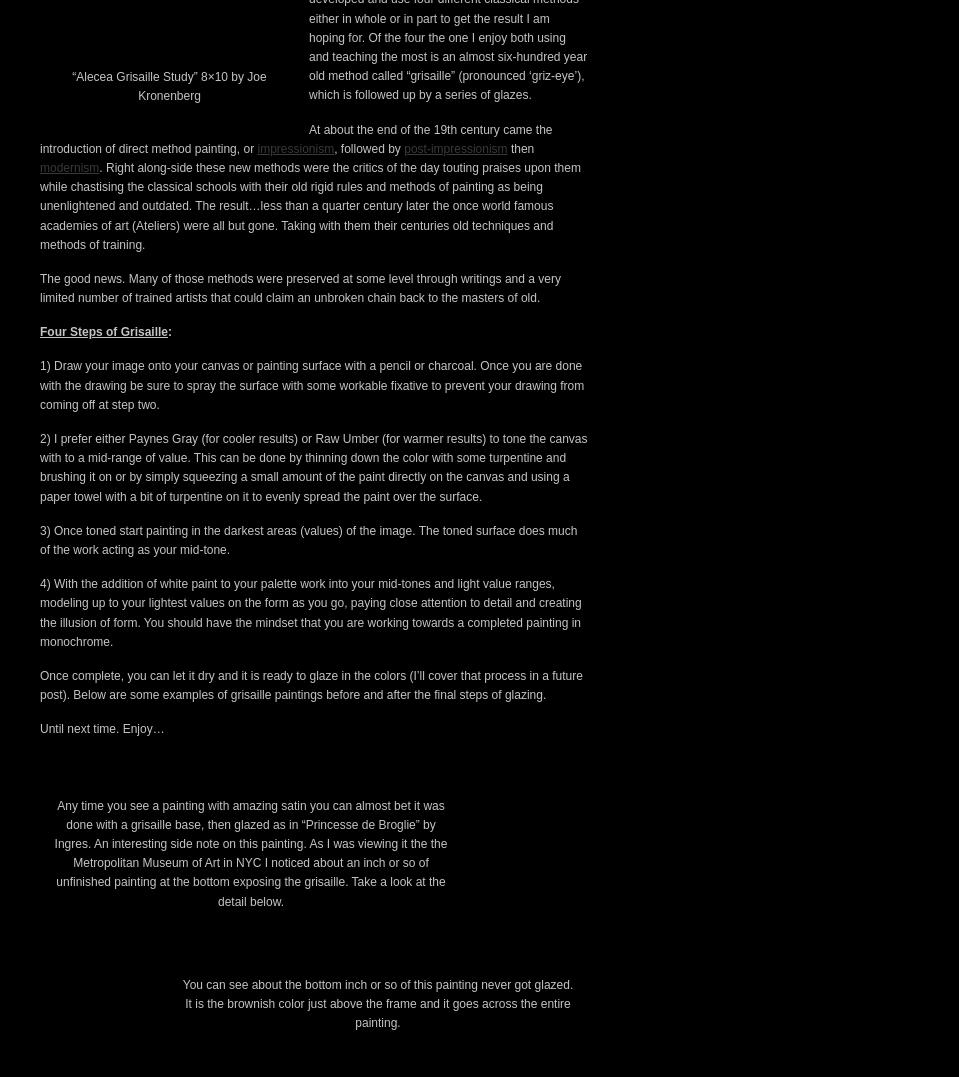  Describe the element at coordinates (179, 34) in the screenshot. I see `'May 10, 2012'` at that location.